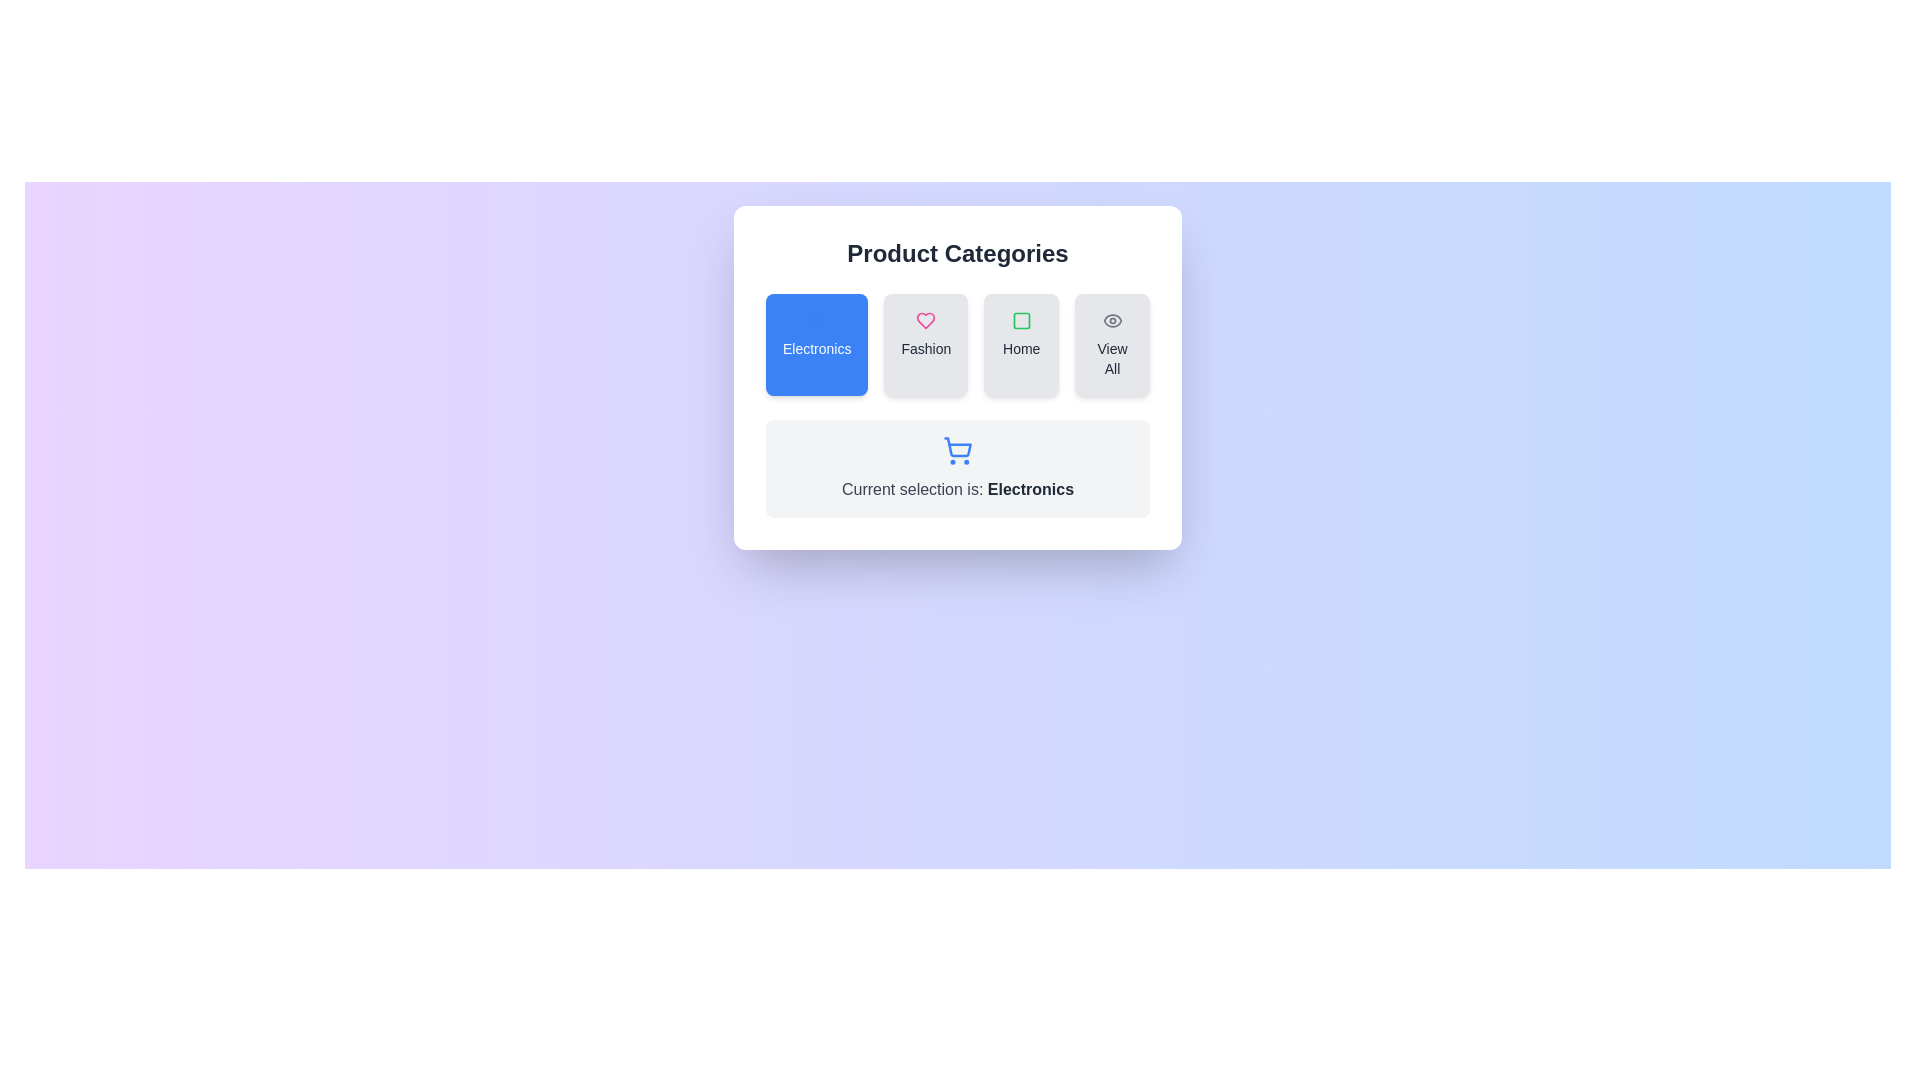 Image resolution: width=1920 pixels, height=1080 pixels. Describe the element at coordinates (1021, 343) in the screenshot. I see `the 'Home' button, which is a rectangular button with a light gray background, rounded corners, and a green square icon above the text, located in the 'Product Categories' section` at that location.